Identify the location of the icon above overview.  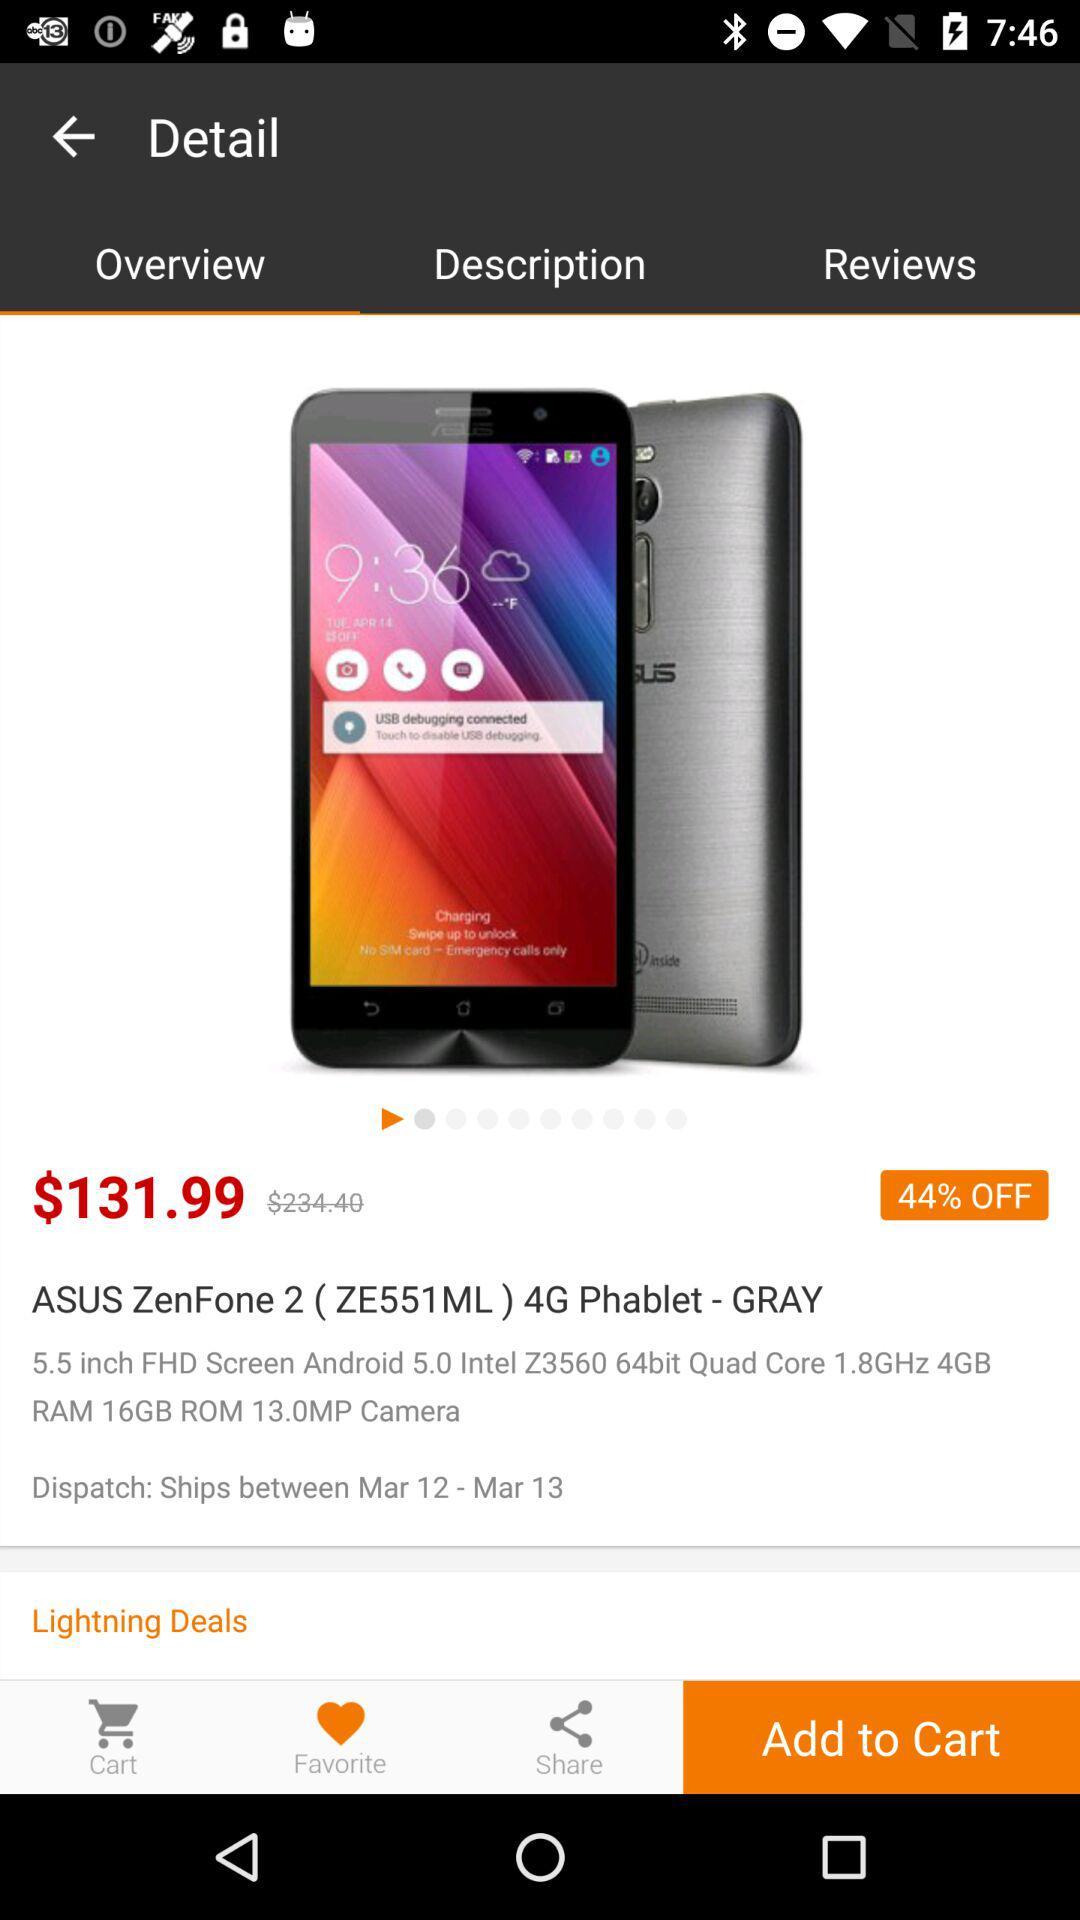
(72, 135).